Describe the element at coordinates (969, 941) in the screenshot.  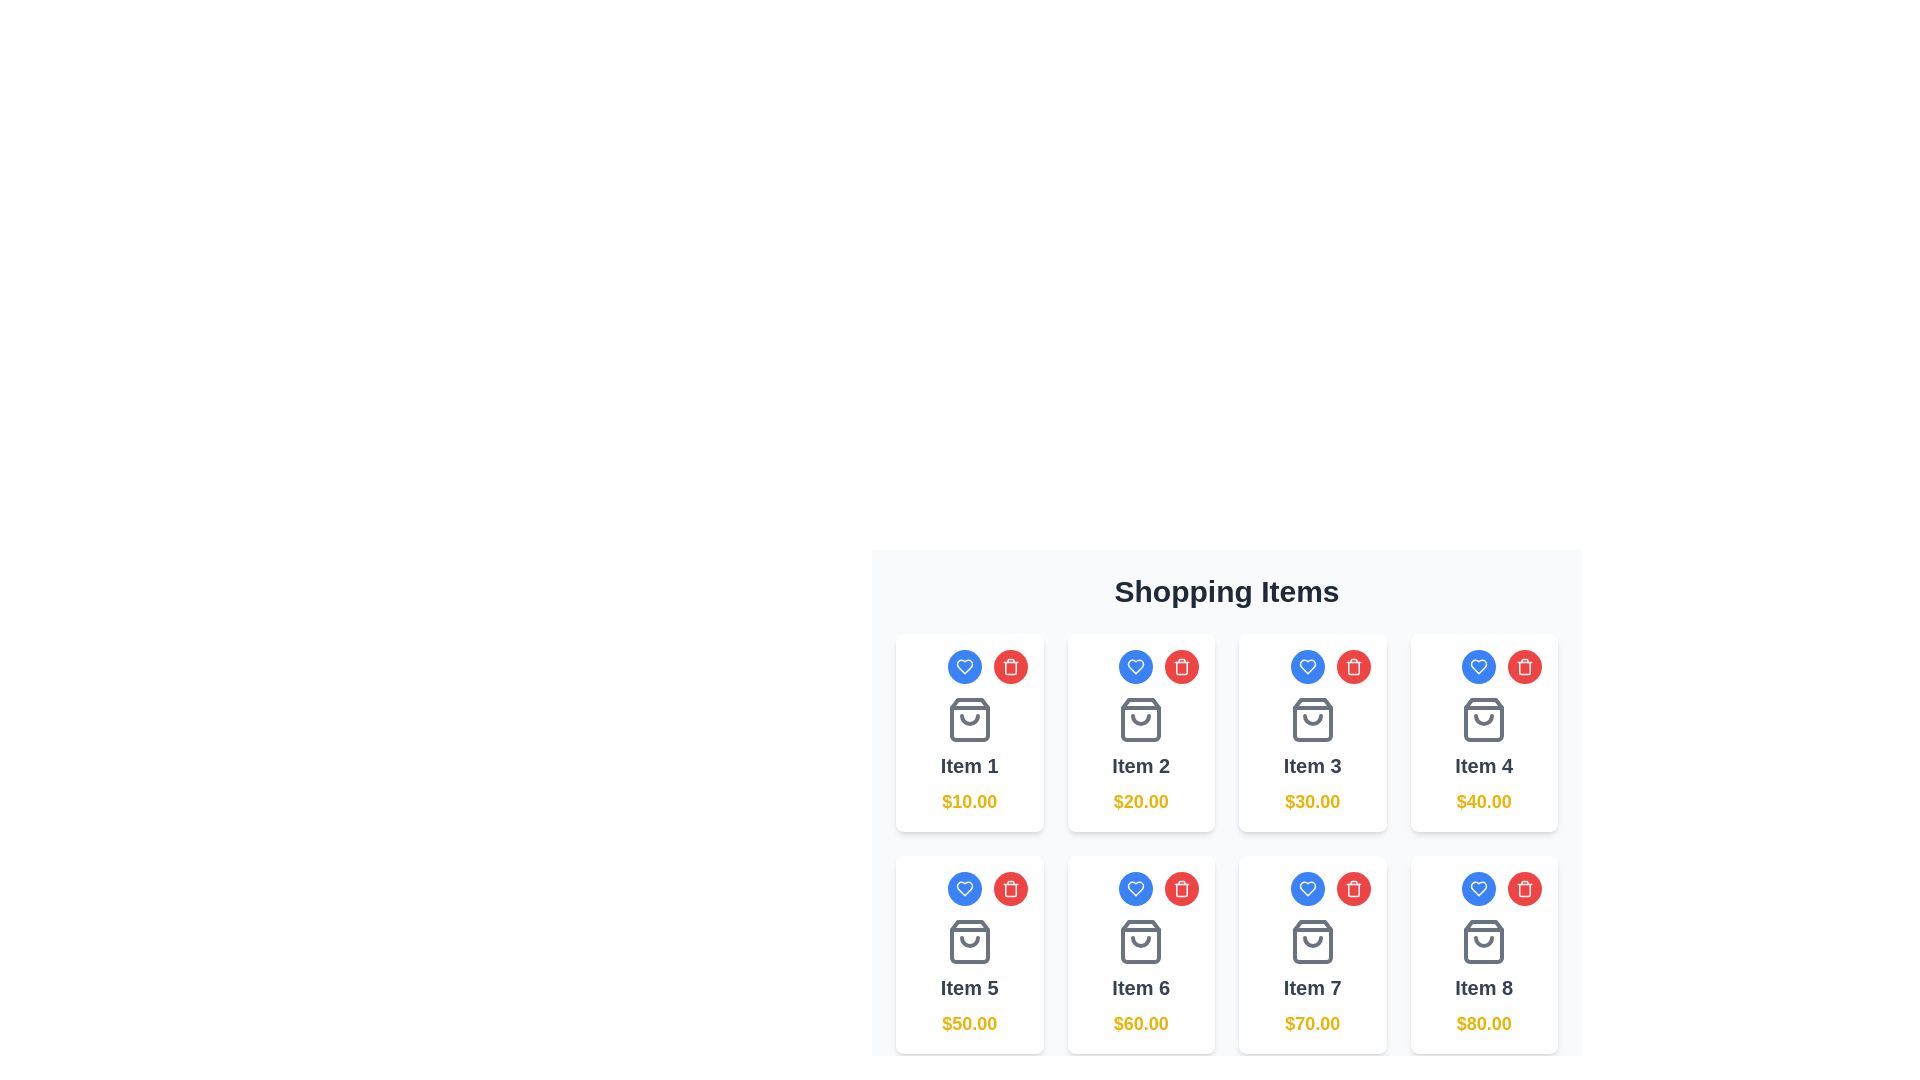
I see `the shopping bag icon for 'Item 5', which is centrally aligned below the like and trash icons in the item card` at that location.